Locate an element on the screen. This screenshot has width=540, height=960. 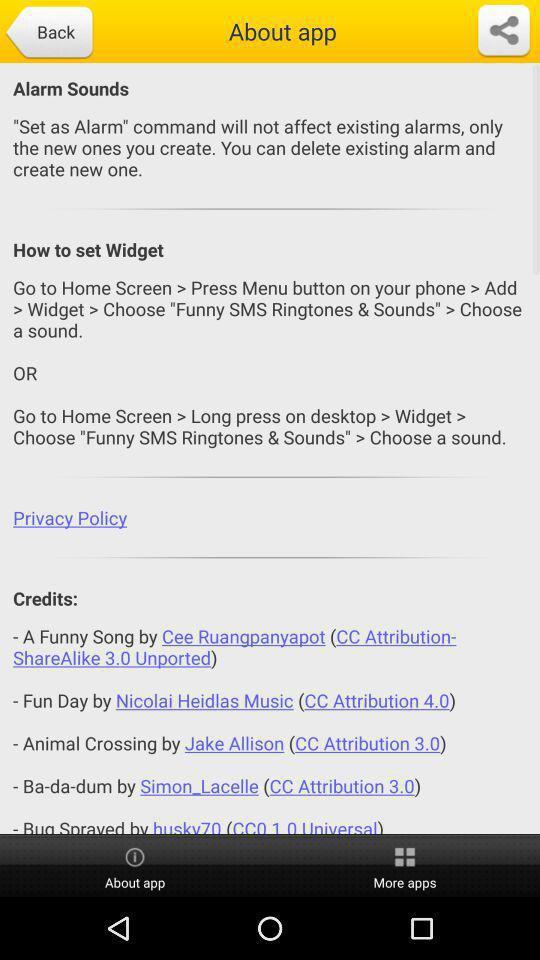
icon at the top right corner is located at coordinates (502, 30).